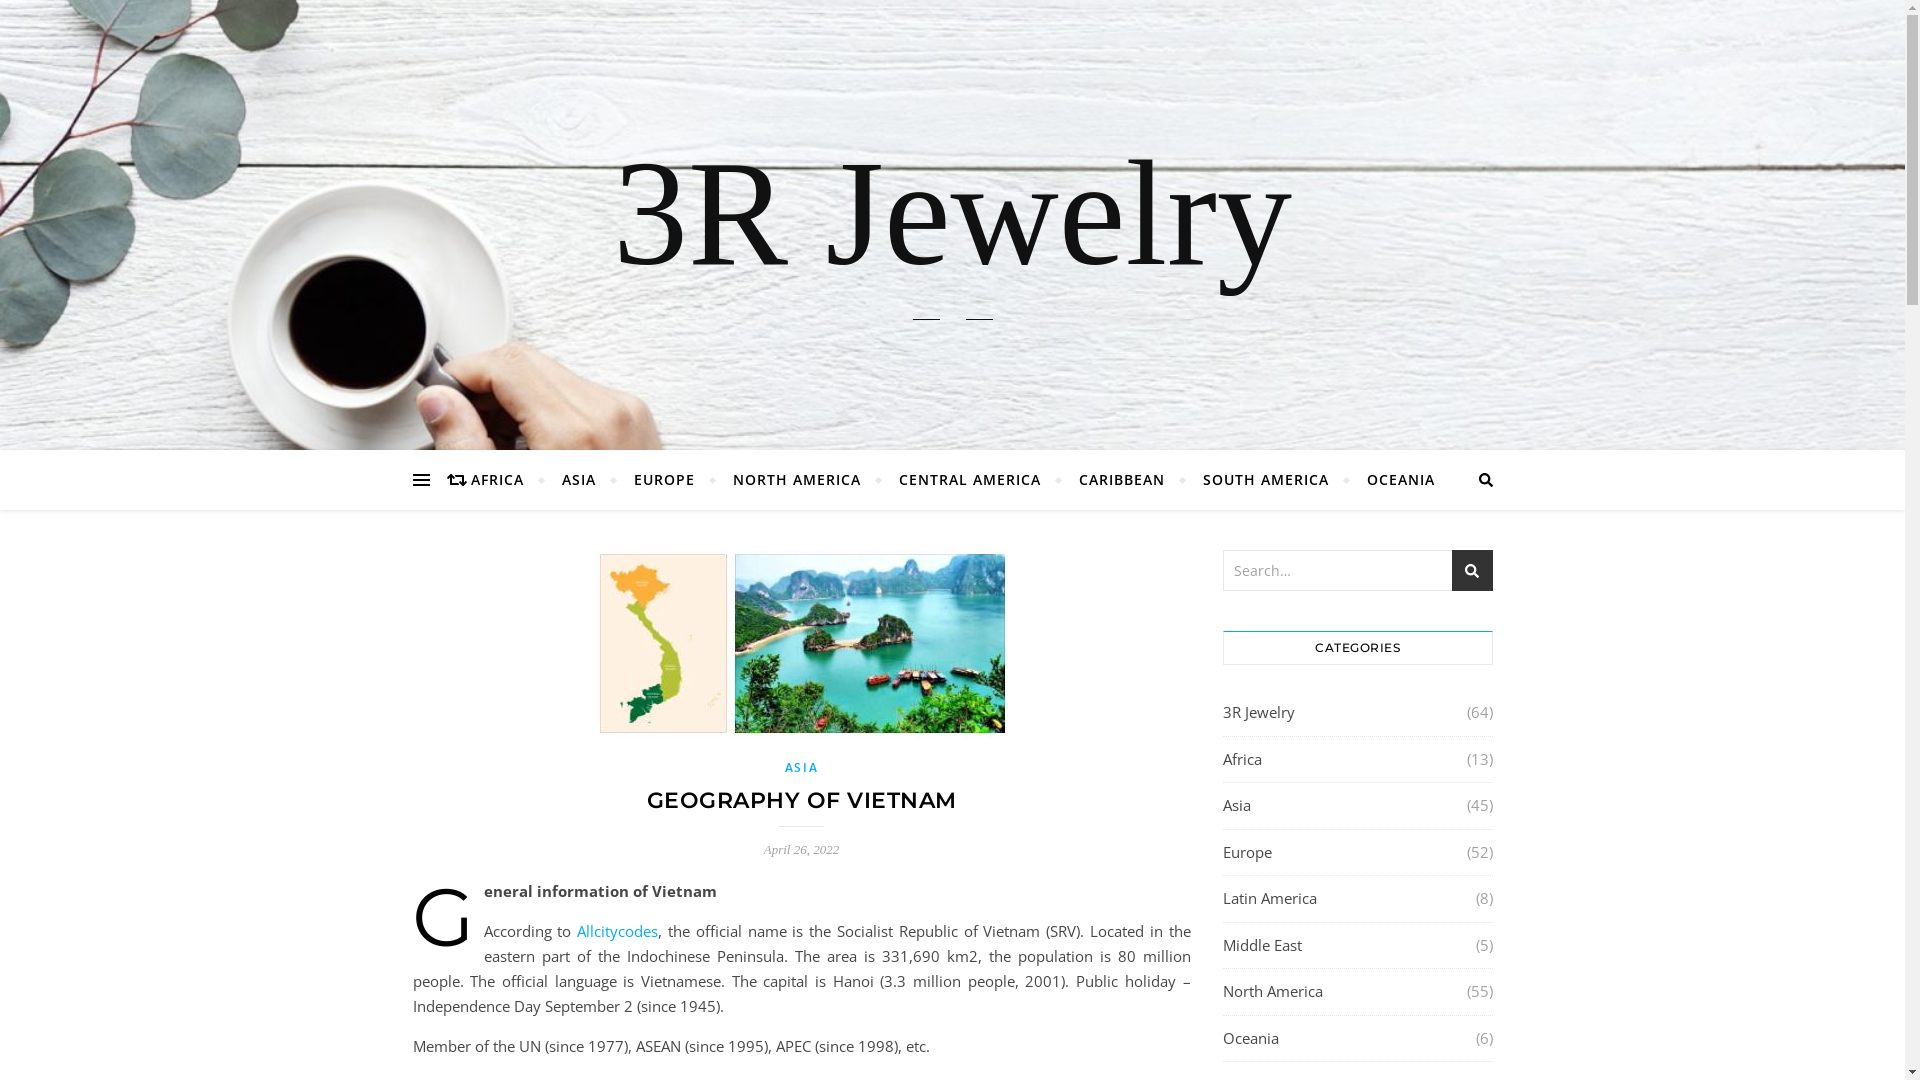 The height and width of the screenshot is (1080, 1920). Describe the element at coordinates (1240, 759) in the screenshot. I see `'Africa'` at that location.